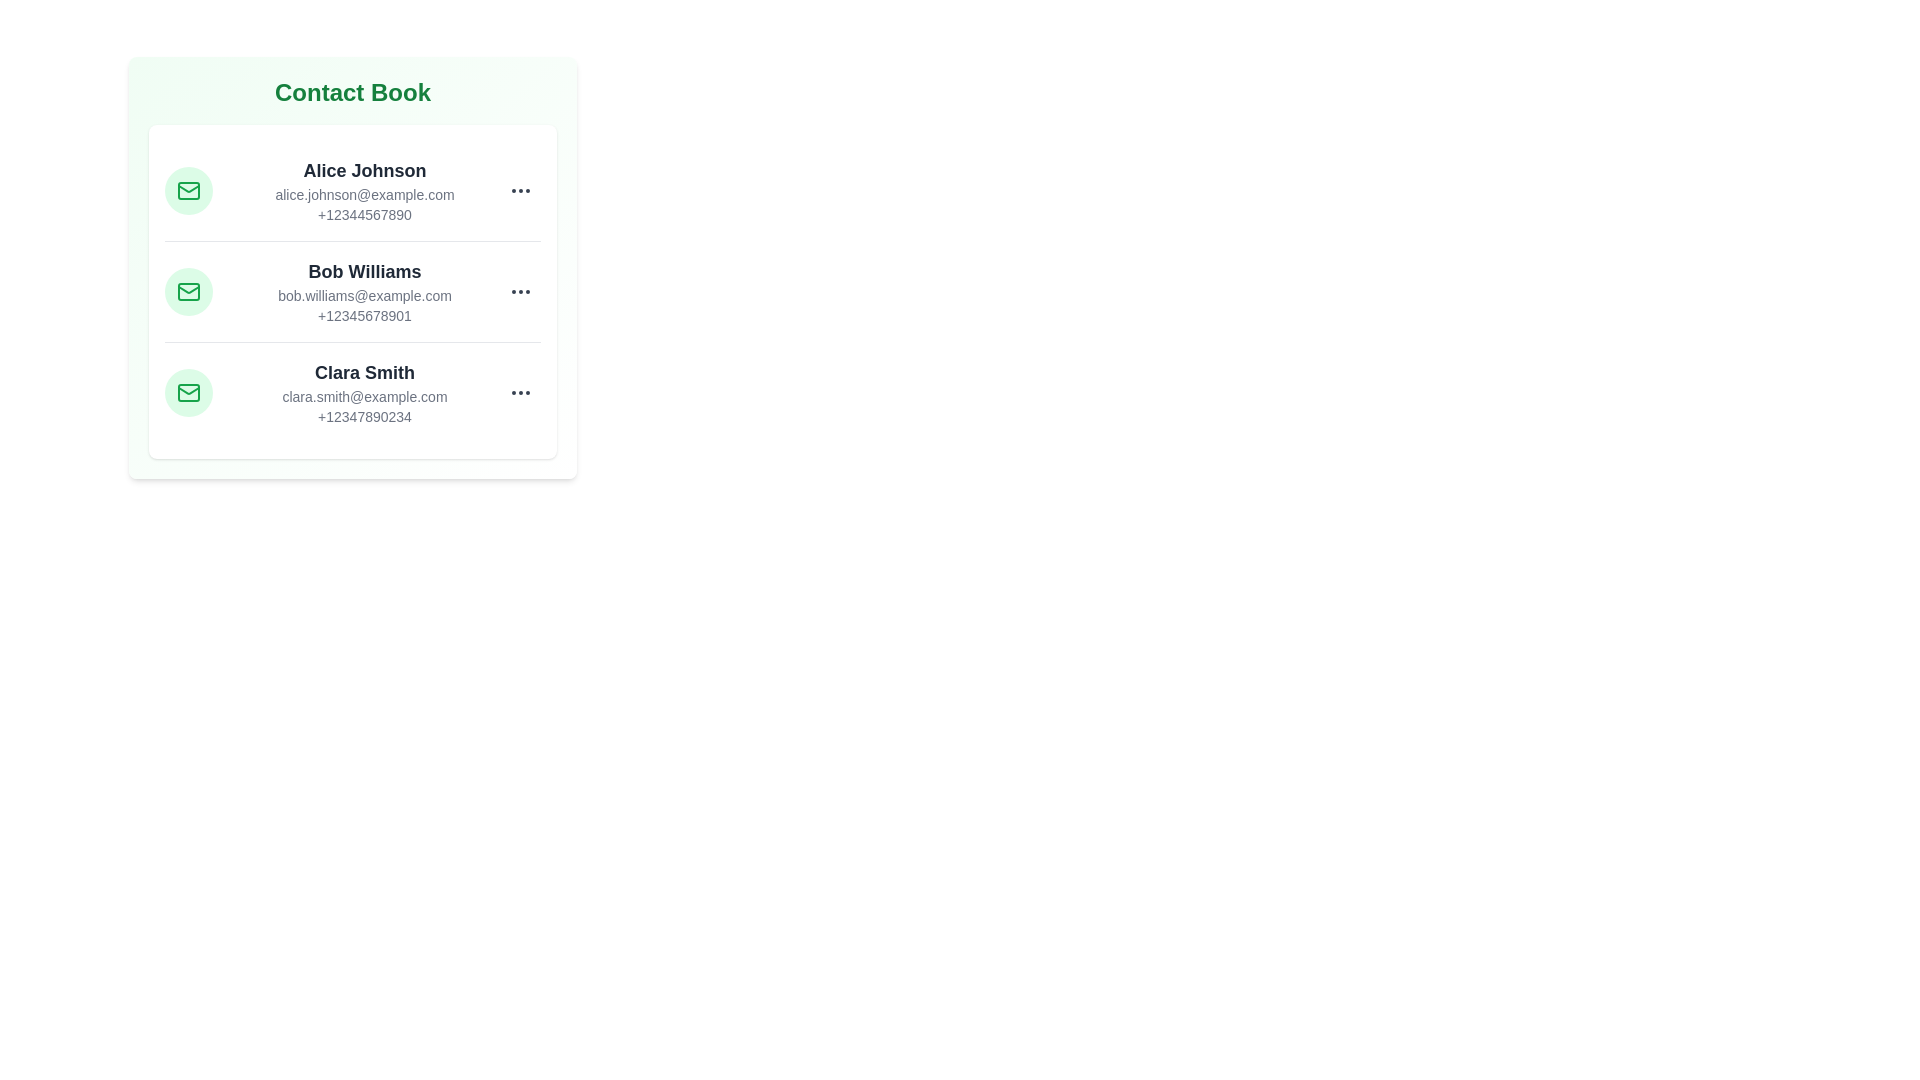 The height and width of the screenshot is (1080, 1920). Describe the element at coordinates (188, 191) in the screenshot. I see `mail icon for the contact Alice Johnson to highlight it` at that location.